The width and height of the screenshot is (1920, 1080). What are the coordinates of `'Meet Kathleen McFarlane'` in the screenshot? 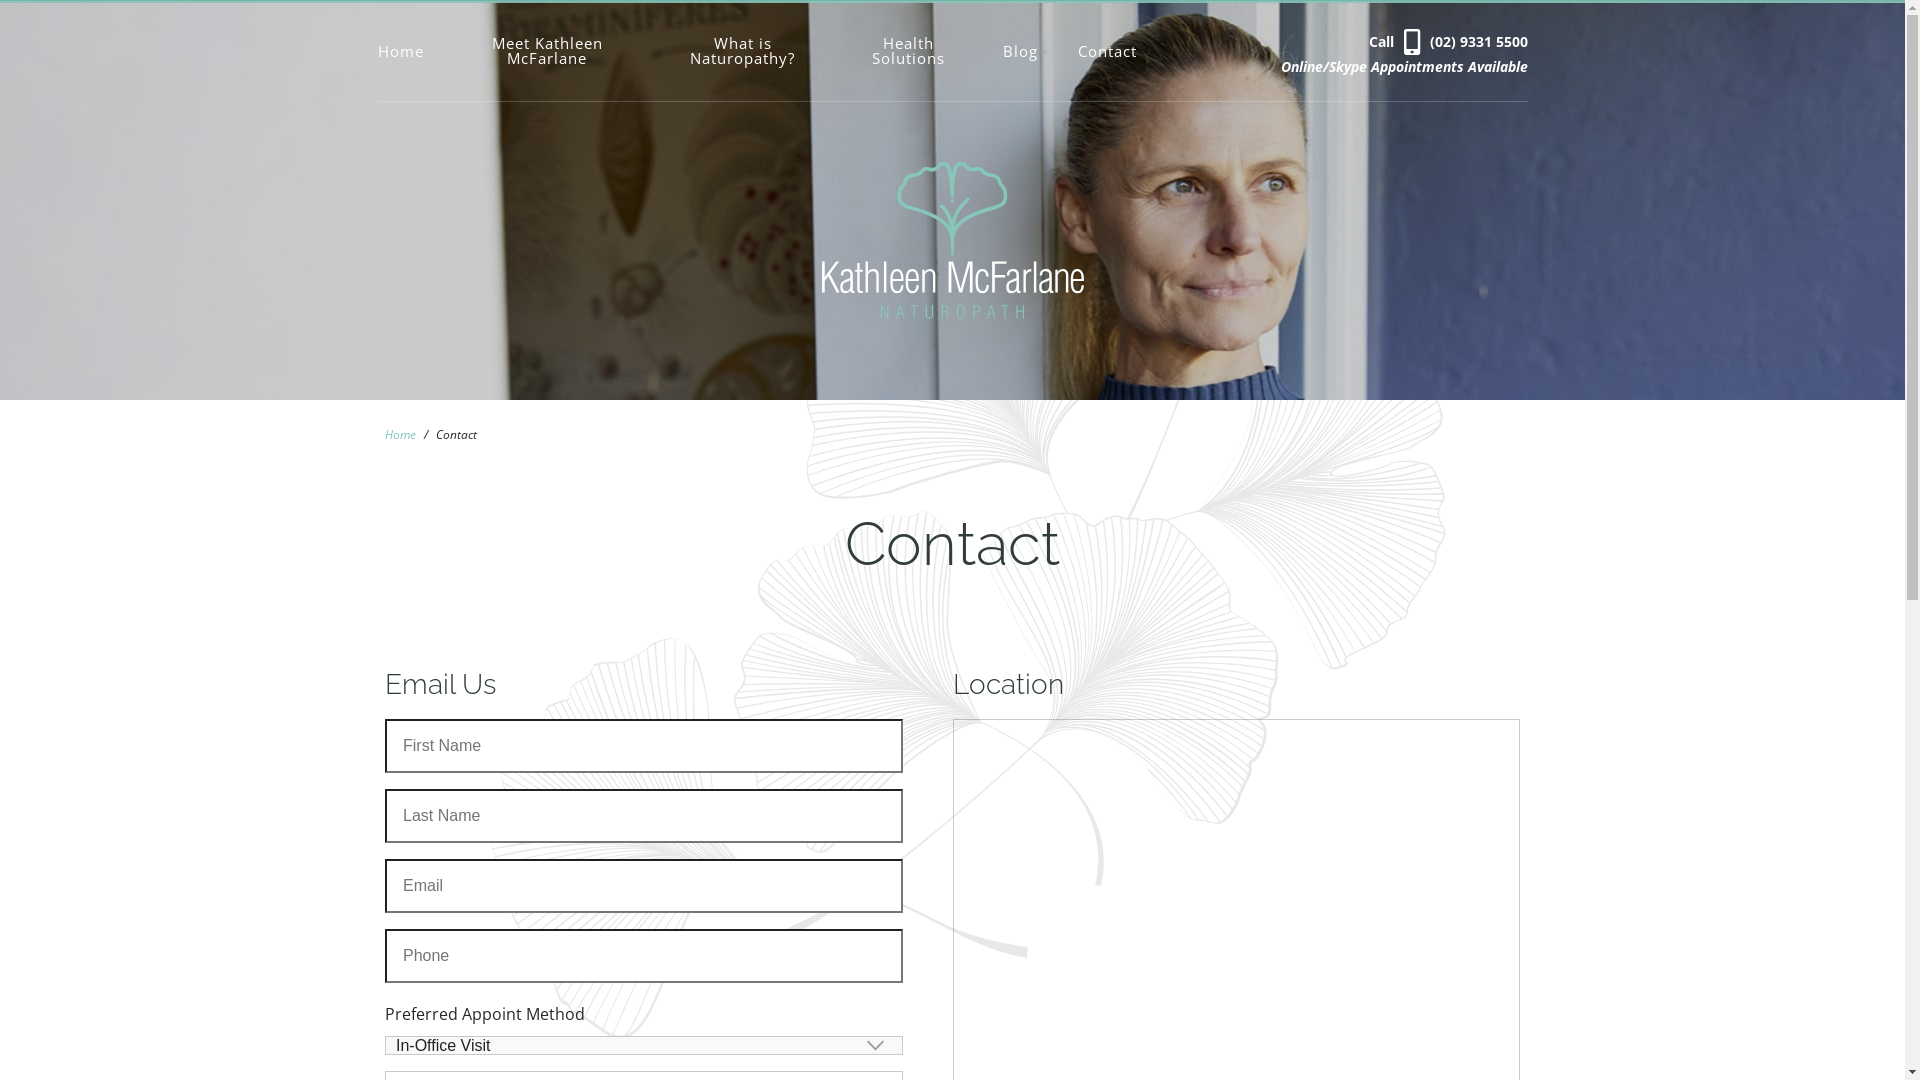 It's located at (547, 49).